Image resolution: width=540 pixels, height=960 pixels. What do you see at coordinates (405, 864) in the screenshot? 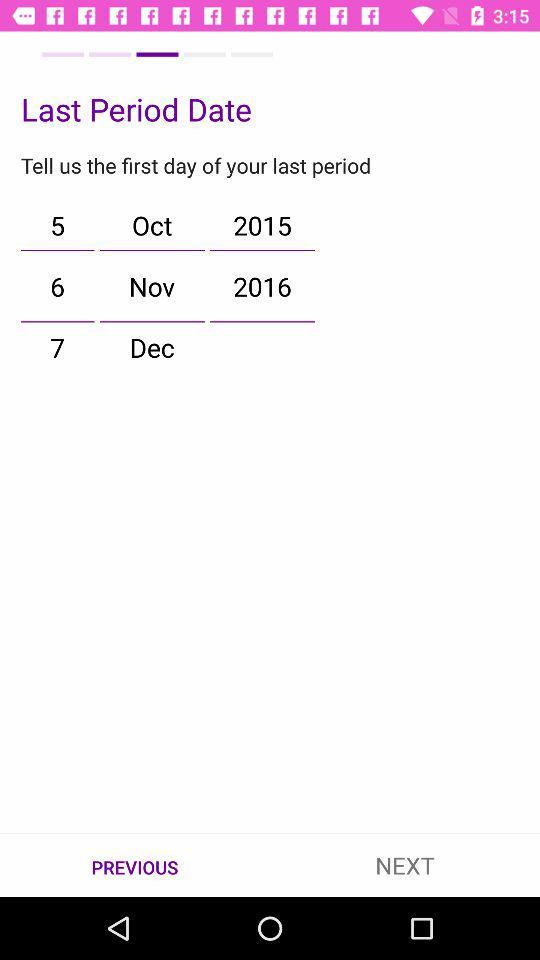
I see `next at the bottom right corner` at bounding box center [405, 864].